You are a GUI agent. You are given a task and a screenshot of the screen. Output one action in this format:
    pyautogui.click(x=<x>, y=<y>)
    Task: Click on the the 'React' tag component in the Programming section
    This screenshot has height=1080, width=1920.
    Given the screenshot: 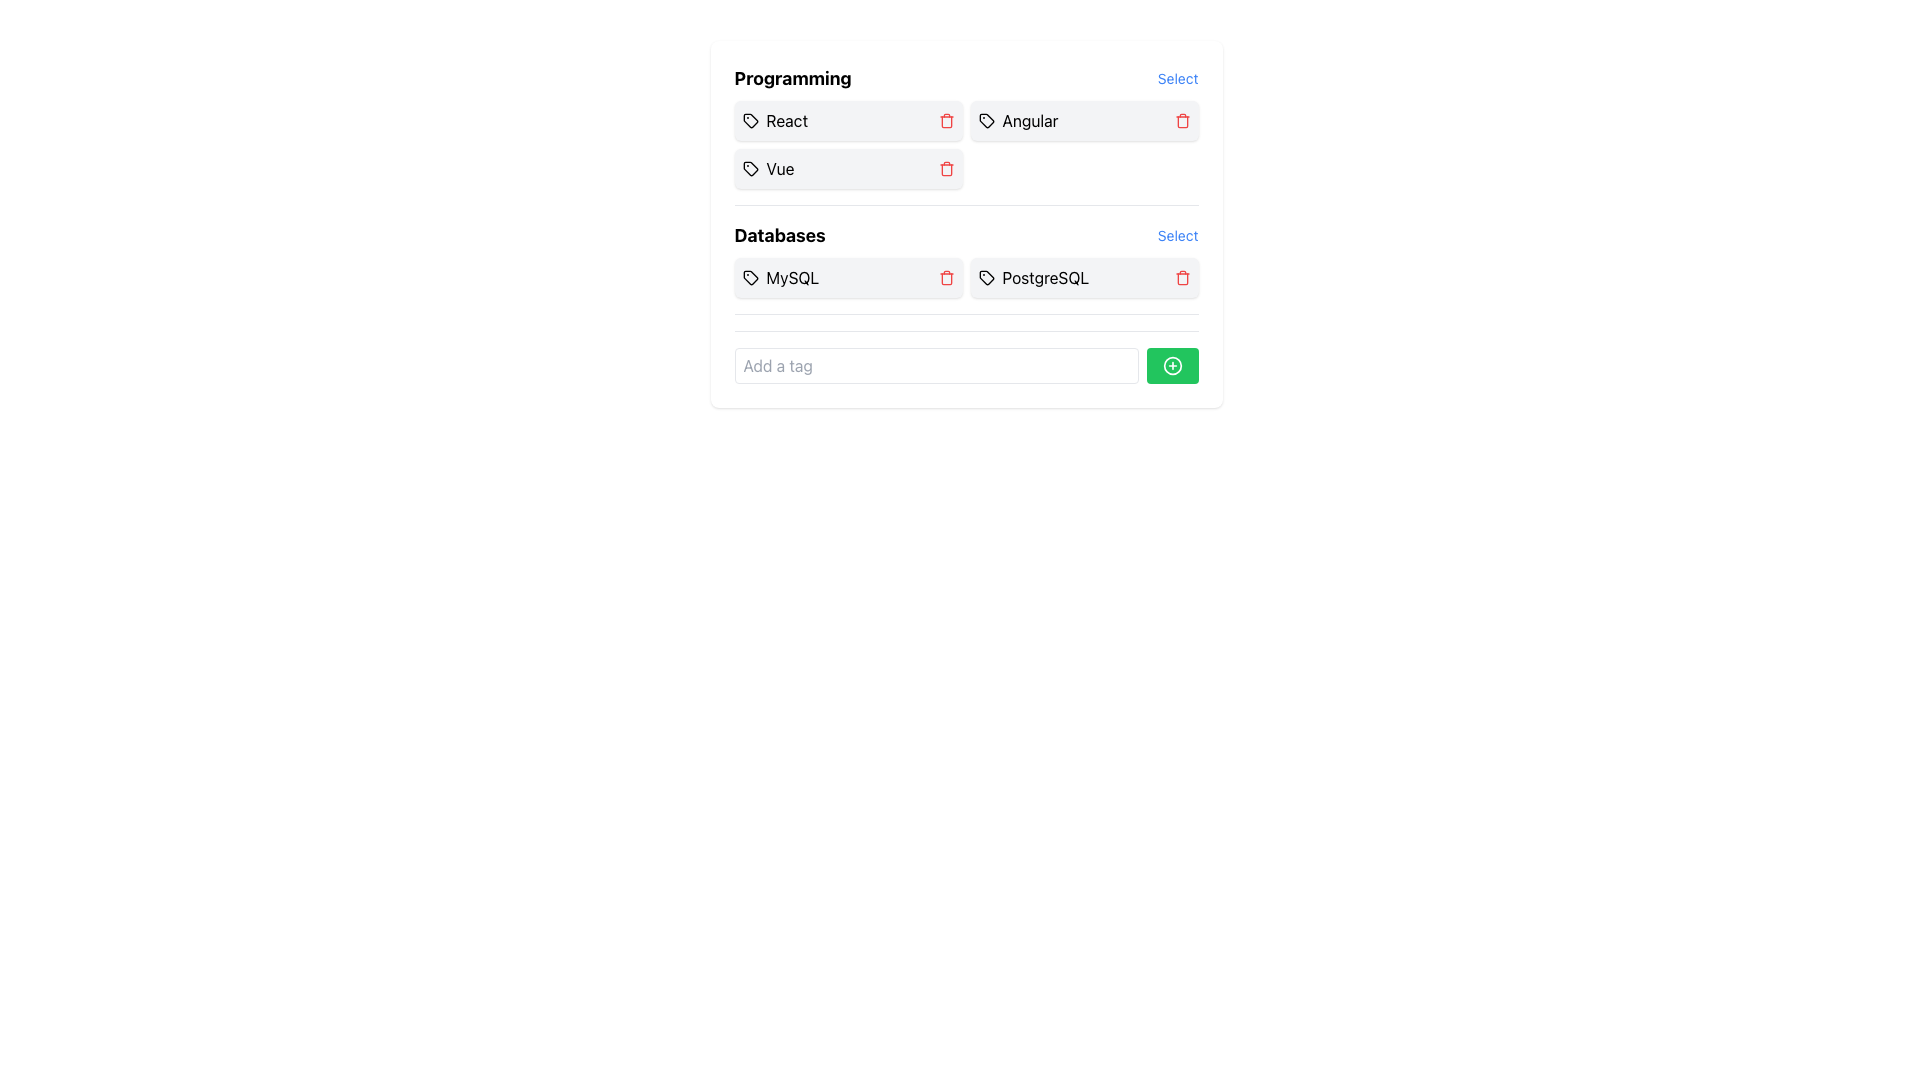 What is the action you would take?
    pyautogui.click(x=848, y=120)
    